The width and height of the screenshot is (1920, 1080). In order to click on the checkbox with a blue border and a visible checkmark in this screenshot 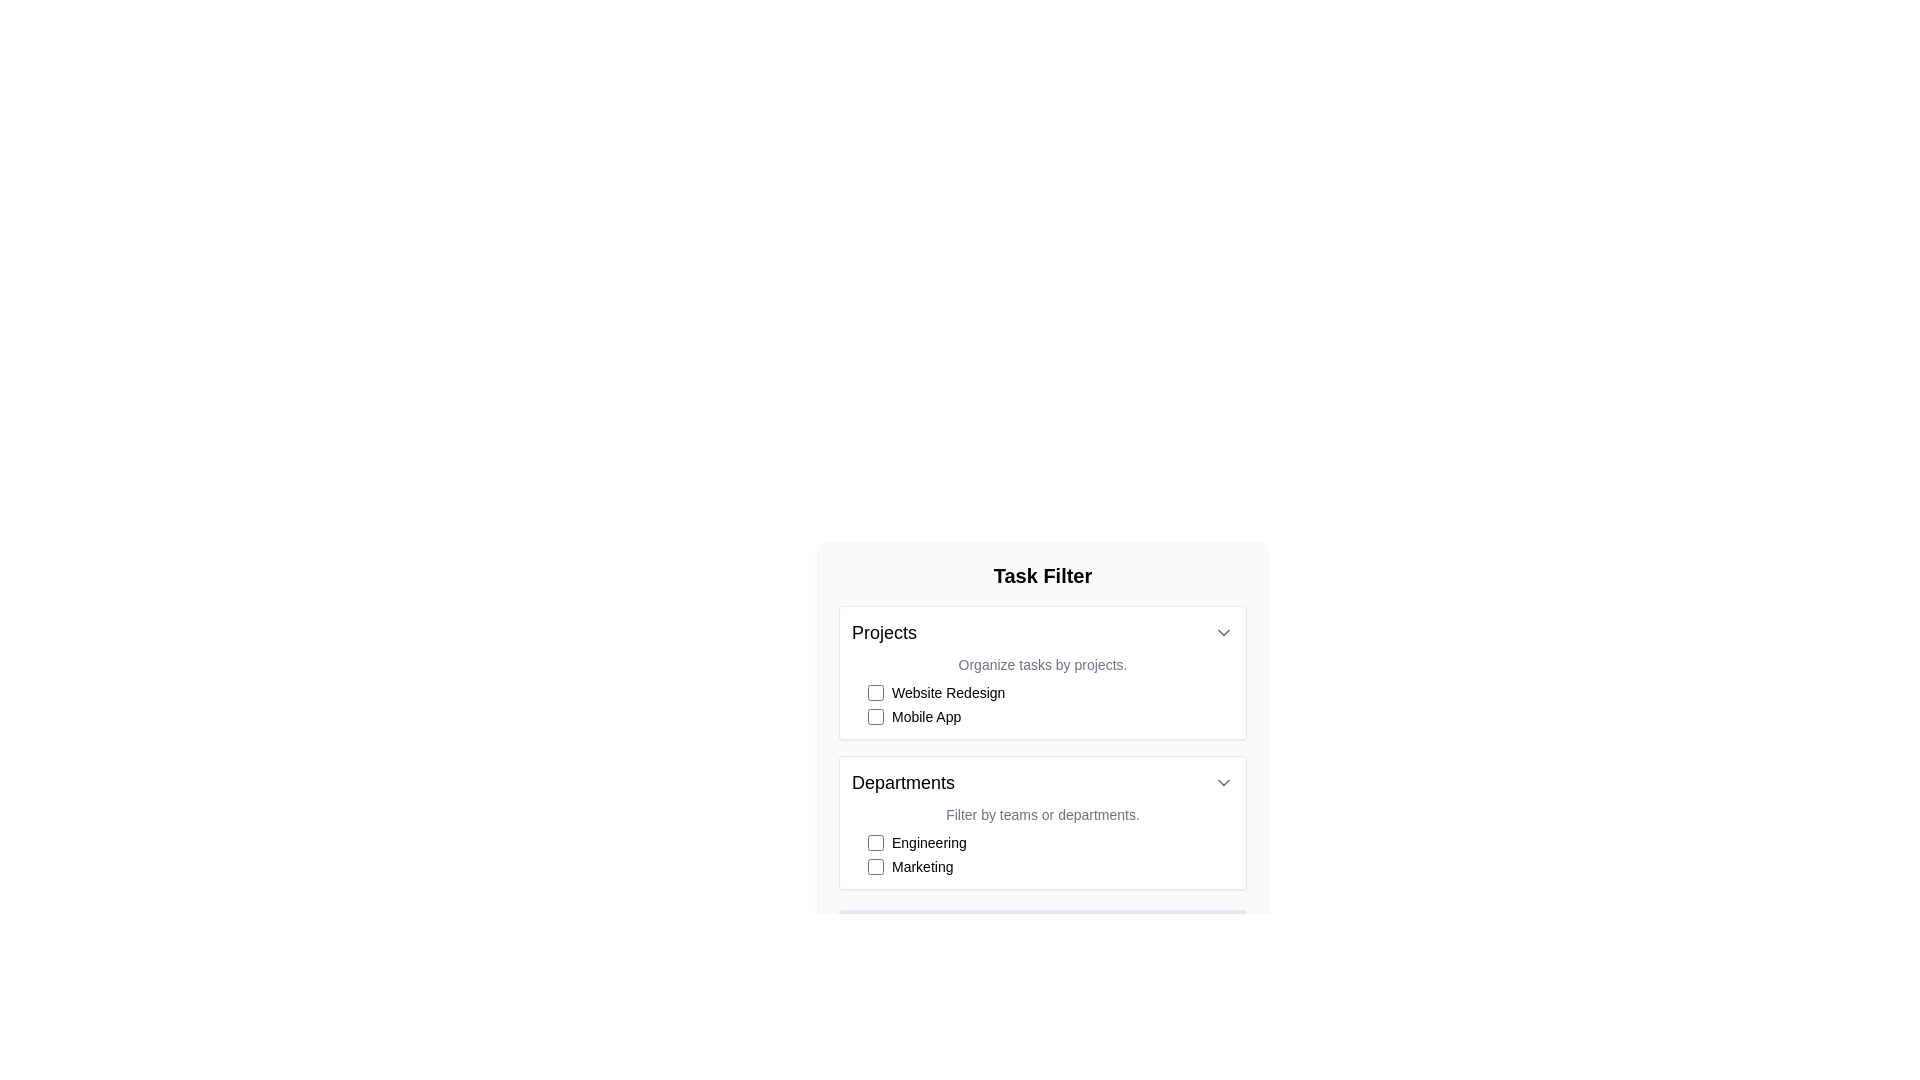, I will do `click(875, 692)`.